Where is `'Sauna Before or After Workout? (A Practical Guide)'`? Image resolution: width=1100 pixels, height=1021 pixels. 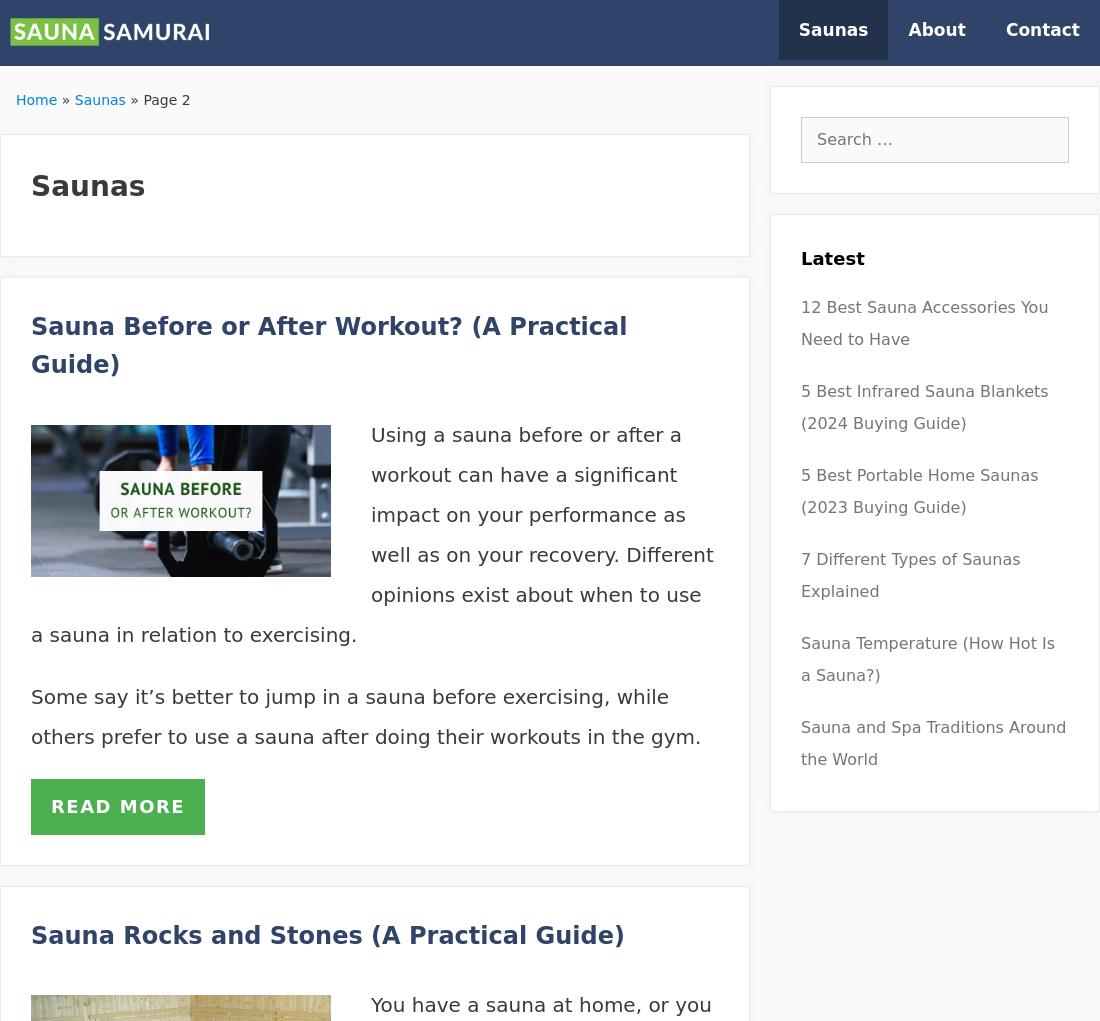 'Sauna Before or After Workout? (A Practical Guide)' is located at coordinates (328, 344).